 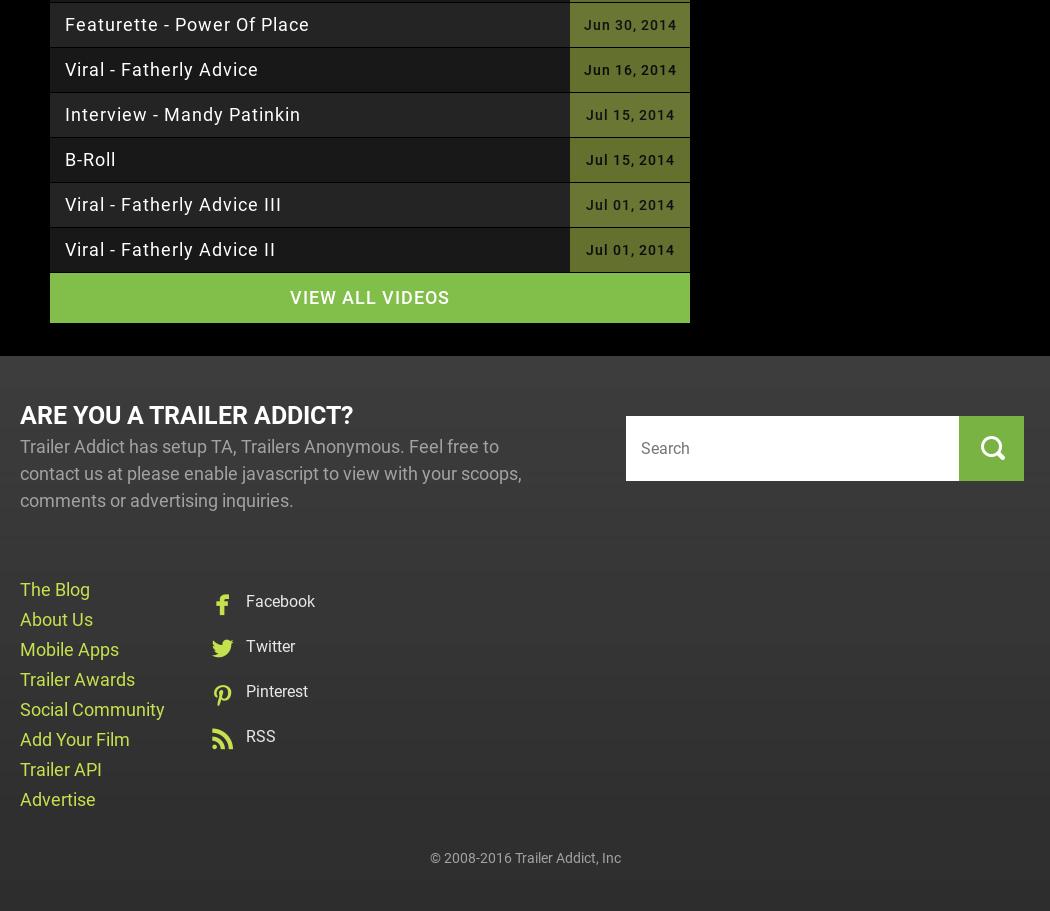 What do you see at coordinates (261, 736) in the screenshot?
I see `'RSS'` at bounding box center [261, 736].